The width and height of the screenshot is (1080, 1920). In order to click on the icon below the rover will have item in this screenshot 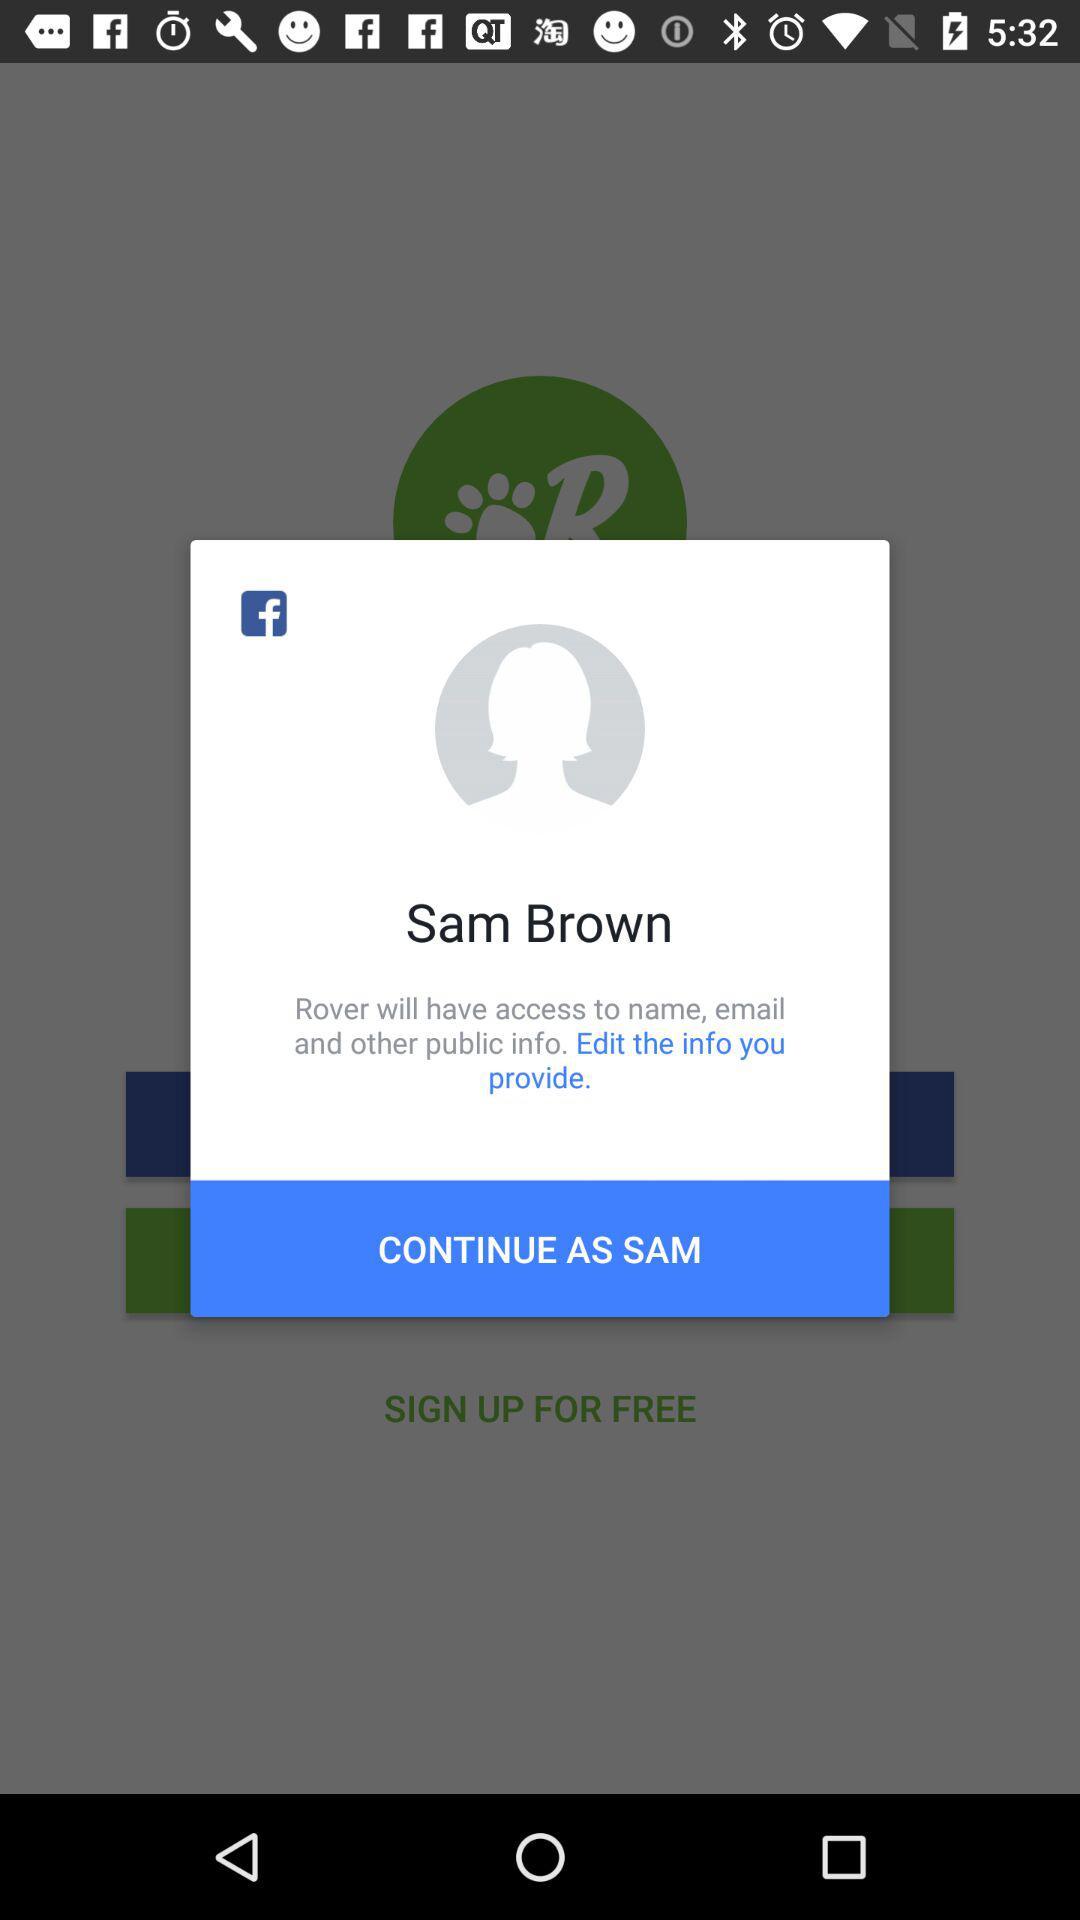, I will do `click(540, 1247)`.